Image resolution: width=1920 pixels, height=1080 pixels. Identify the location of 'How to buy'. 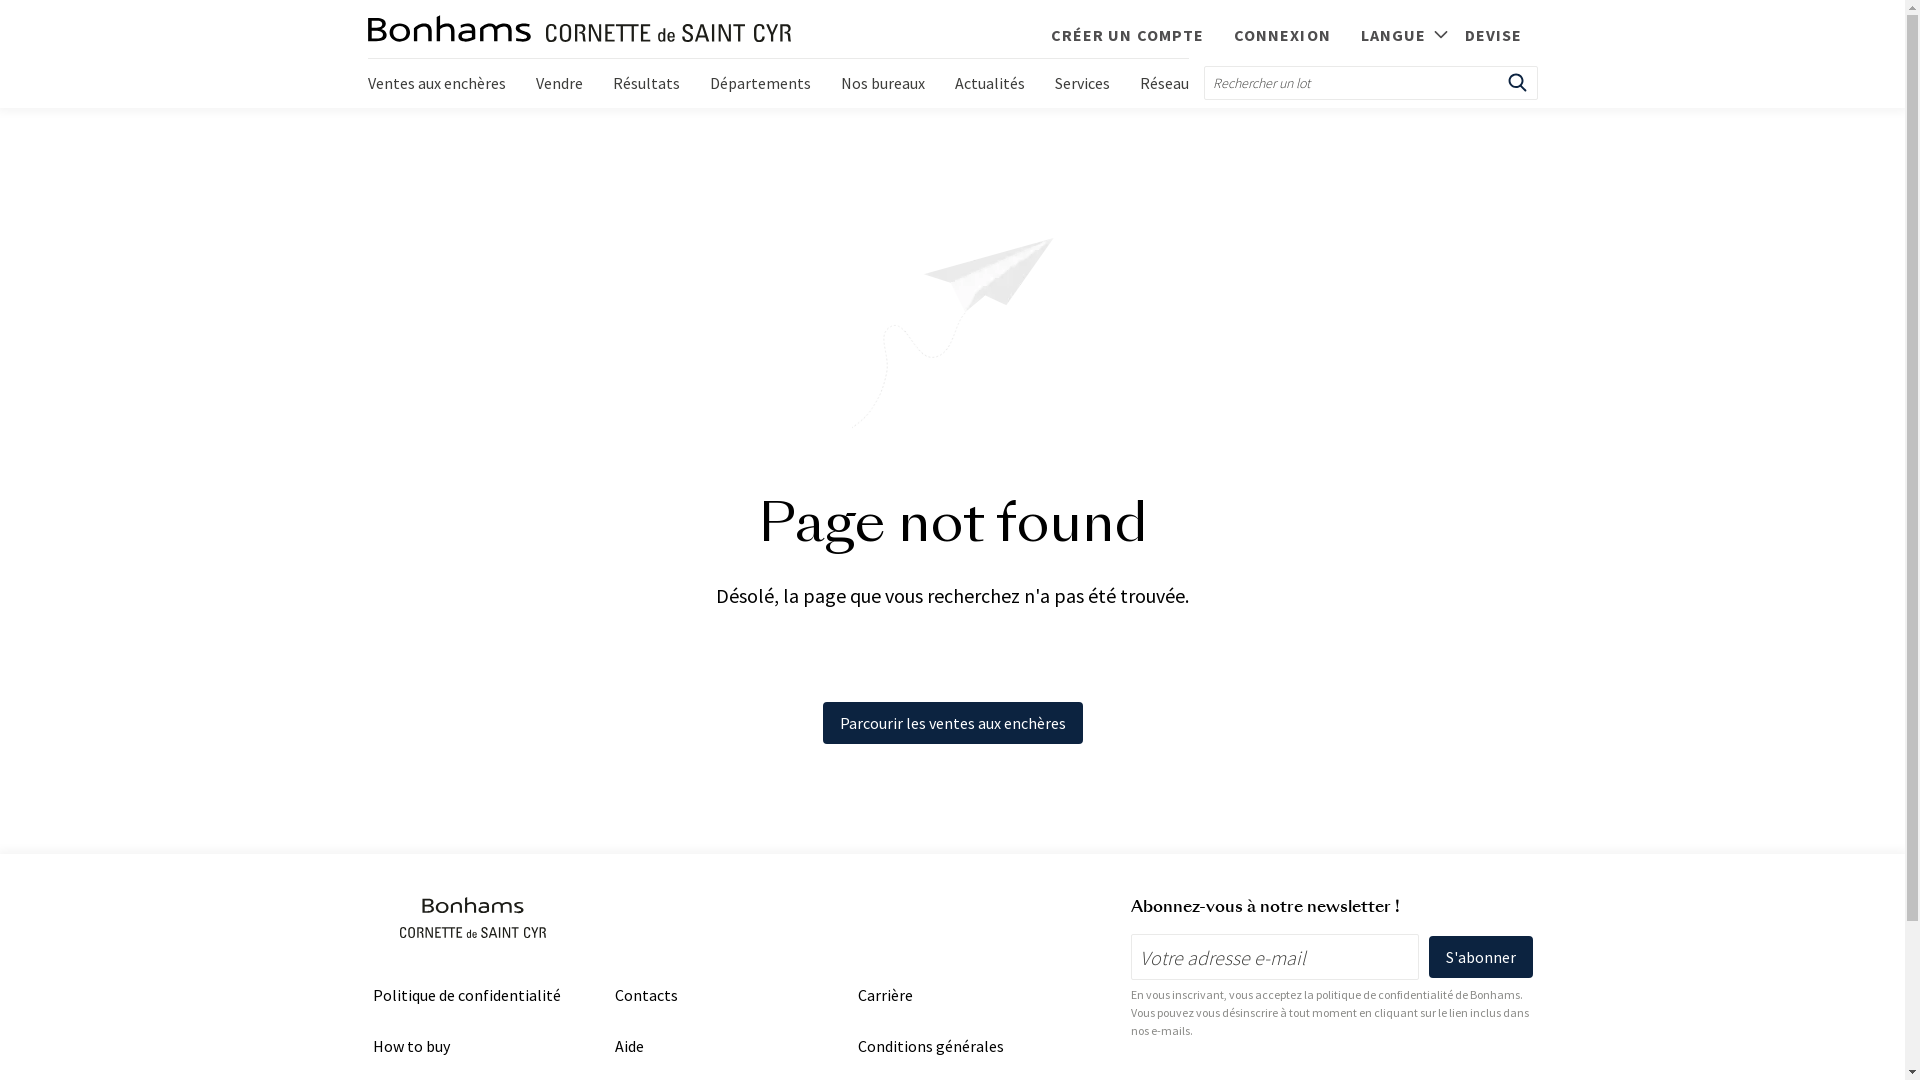
(409, 1044).